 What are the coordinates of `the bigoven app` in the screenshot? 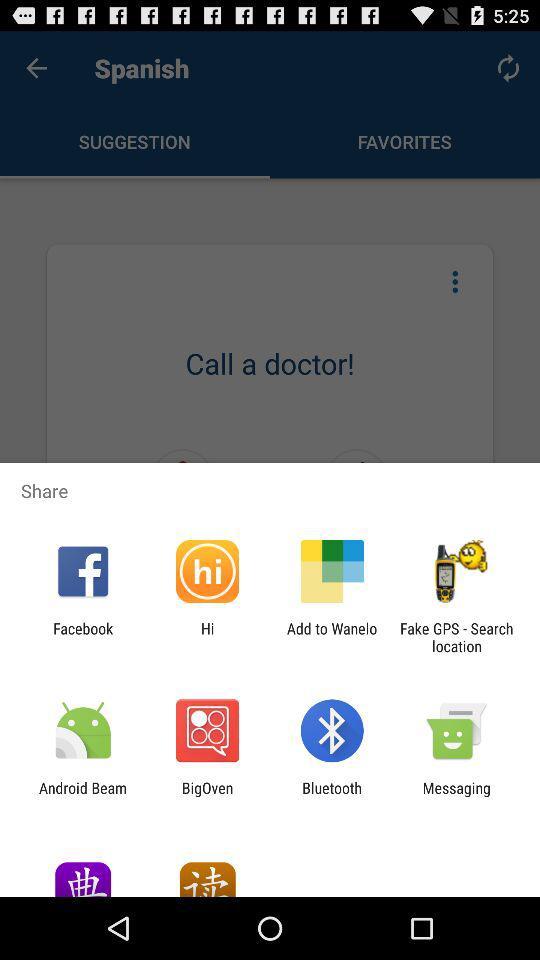 It's located at (206, 796).